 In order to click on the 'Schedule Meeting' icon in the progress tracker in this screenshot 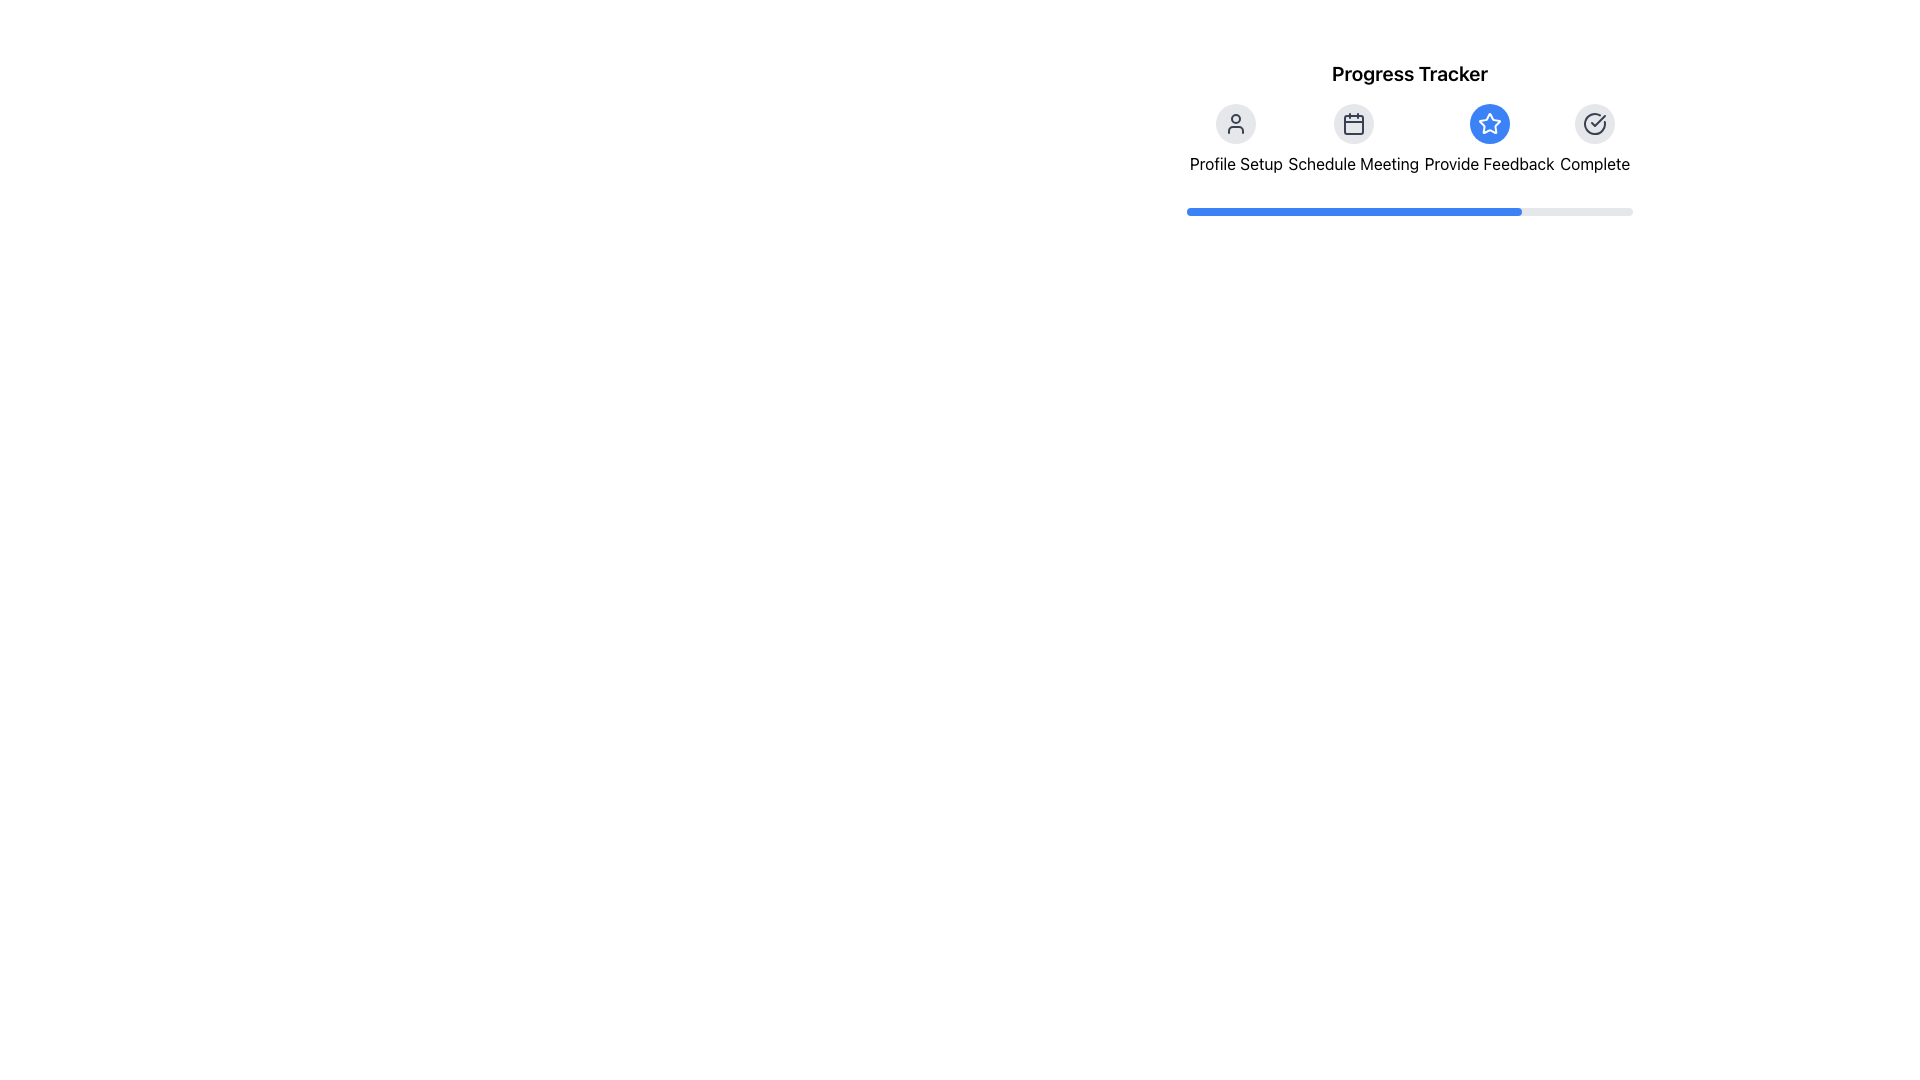, I will do `click(1353, 123)`.